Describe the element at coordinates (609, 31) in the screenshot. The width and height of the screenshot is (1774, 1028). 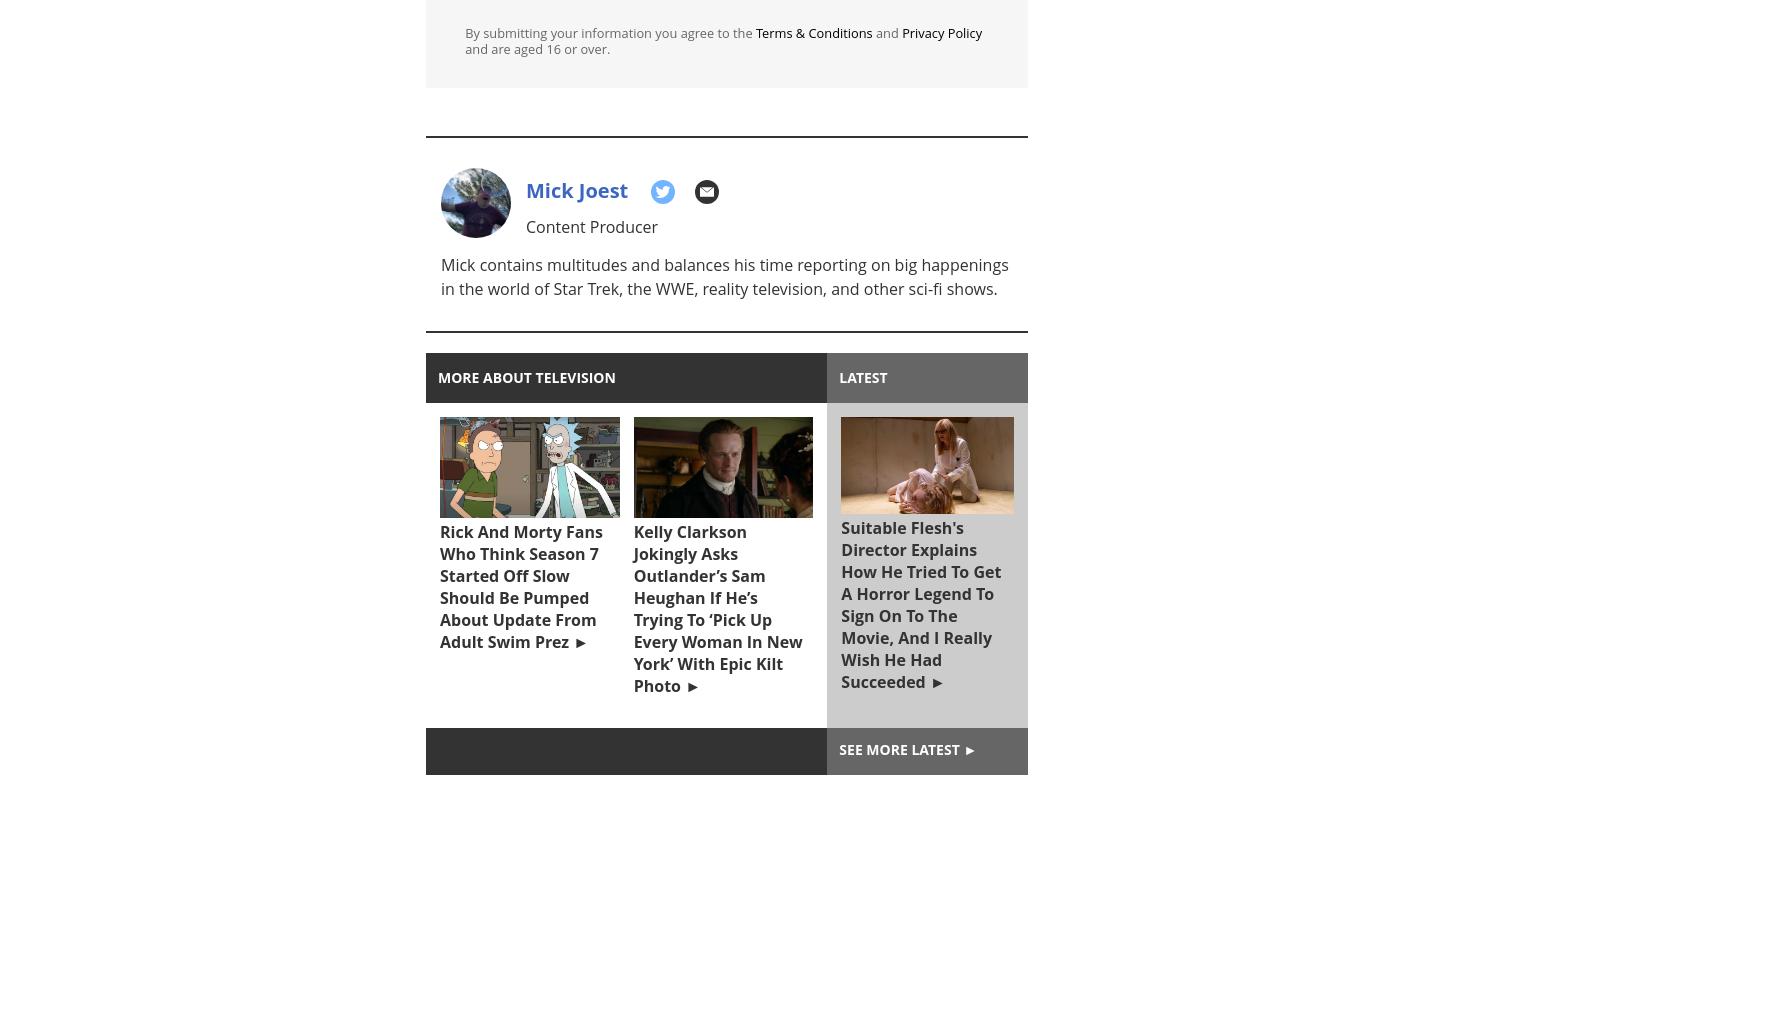
I see `'By submitting your information you agree to the'` at that location.